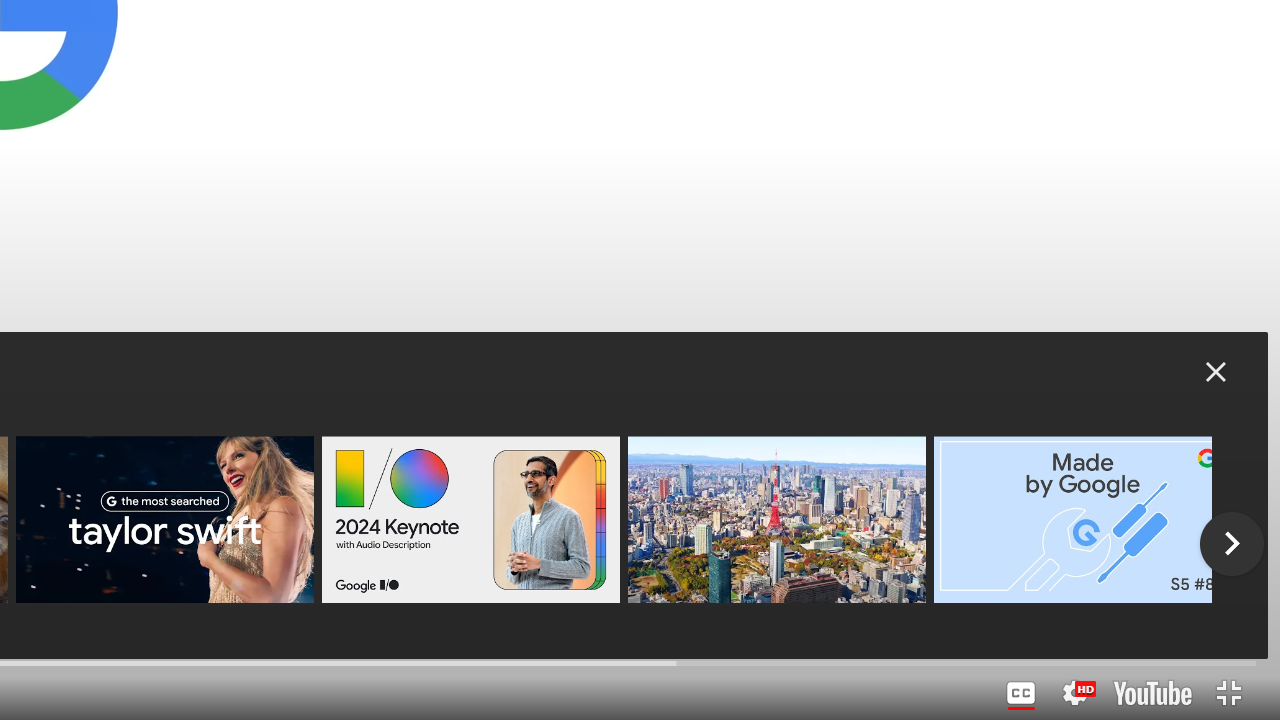  Describe the element at coordinates (1081, 518) in the screenshot. I see `'Made by Google Podcast S5E8 | Don'` at that location.